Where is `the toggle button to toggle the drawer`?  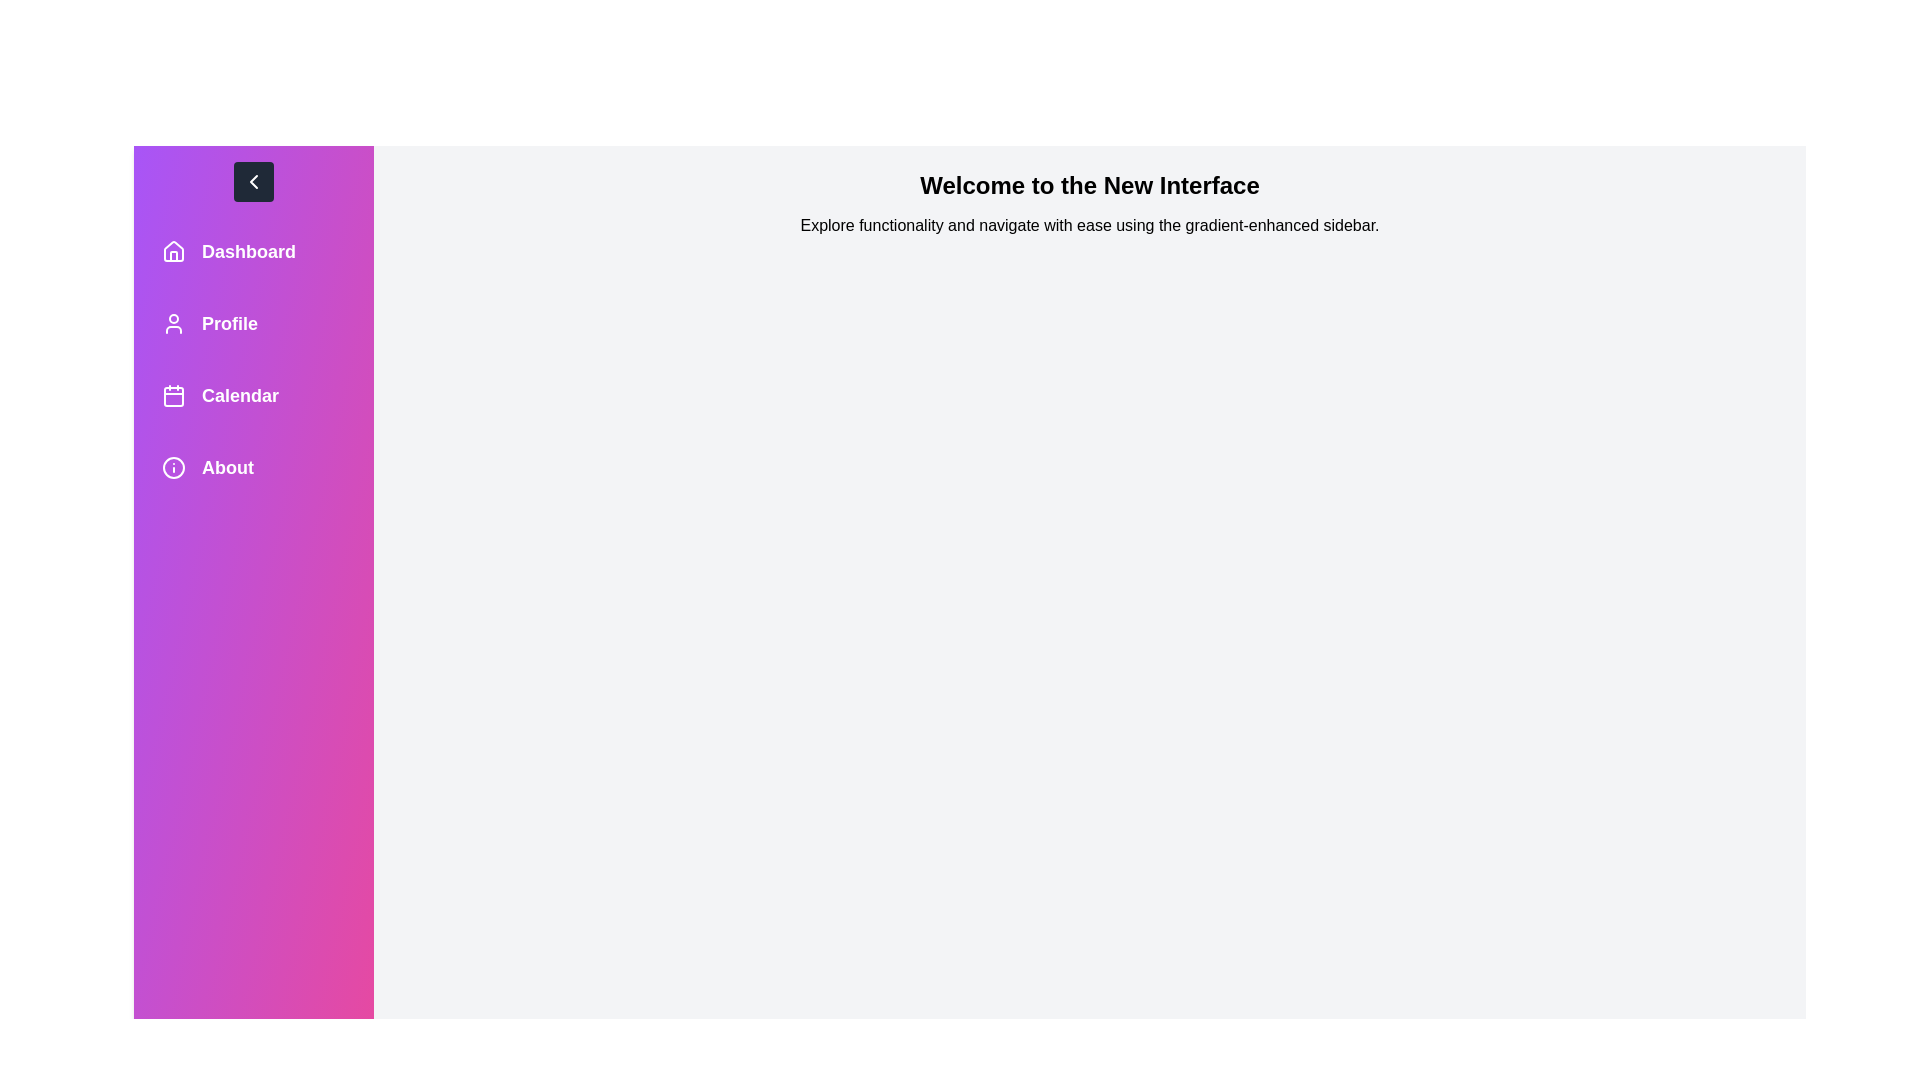 the toggle button to toggle the drawer is located at coordinates (253, 181).